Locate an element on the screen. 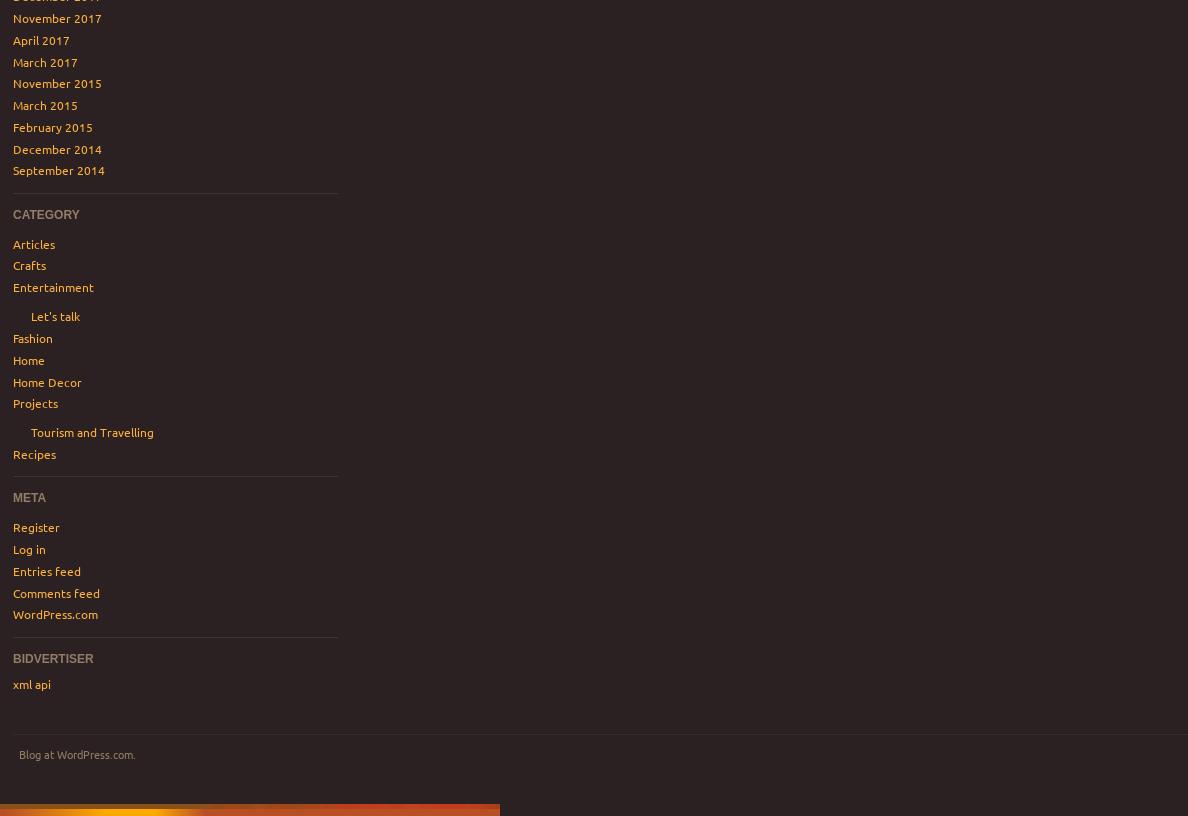  'Category' is located at coordinates (44, 213).